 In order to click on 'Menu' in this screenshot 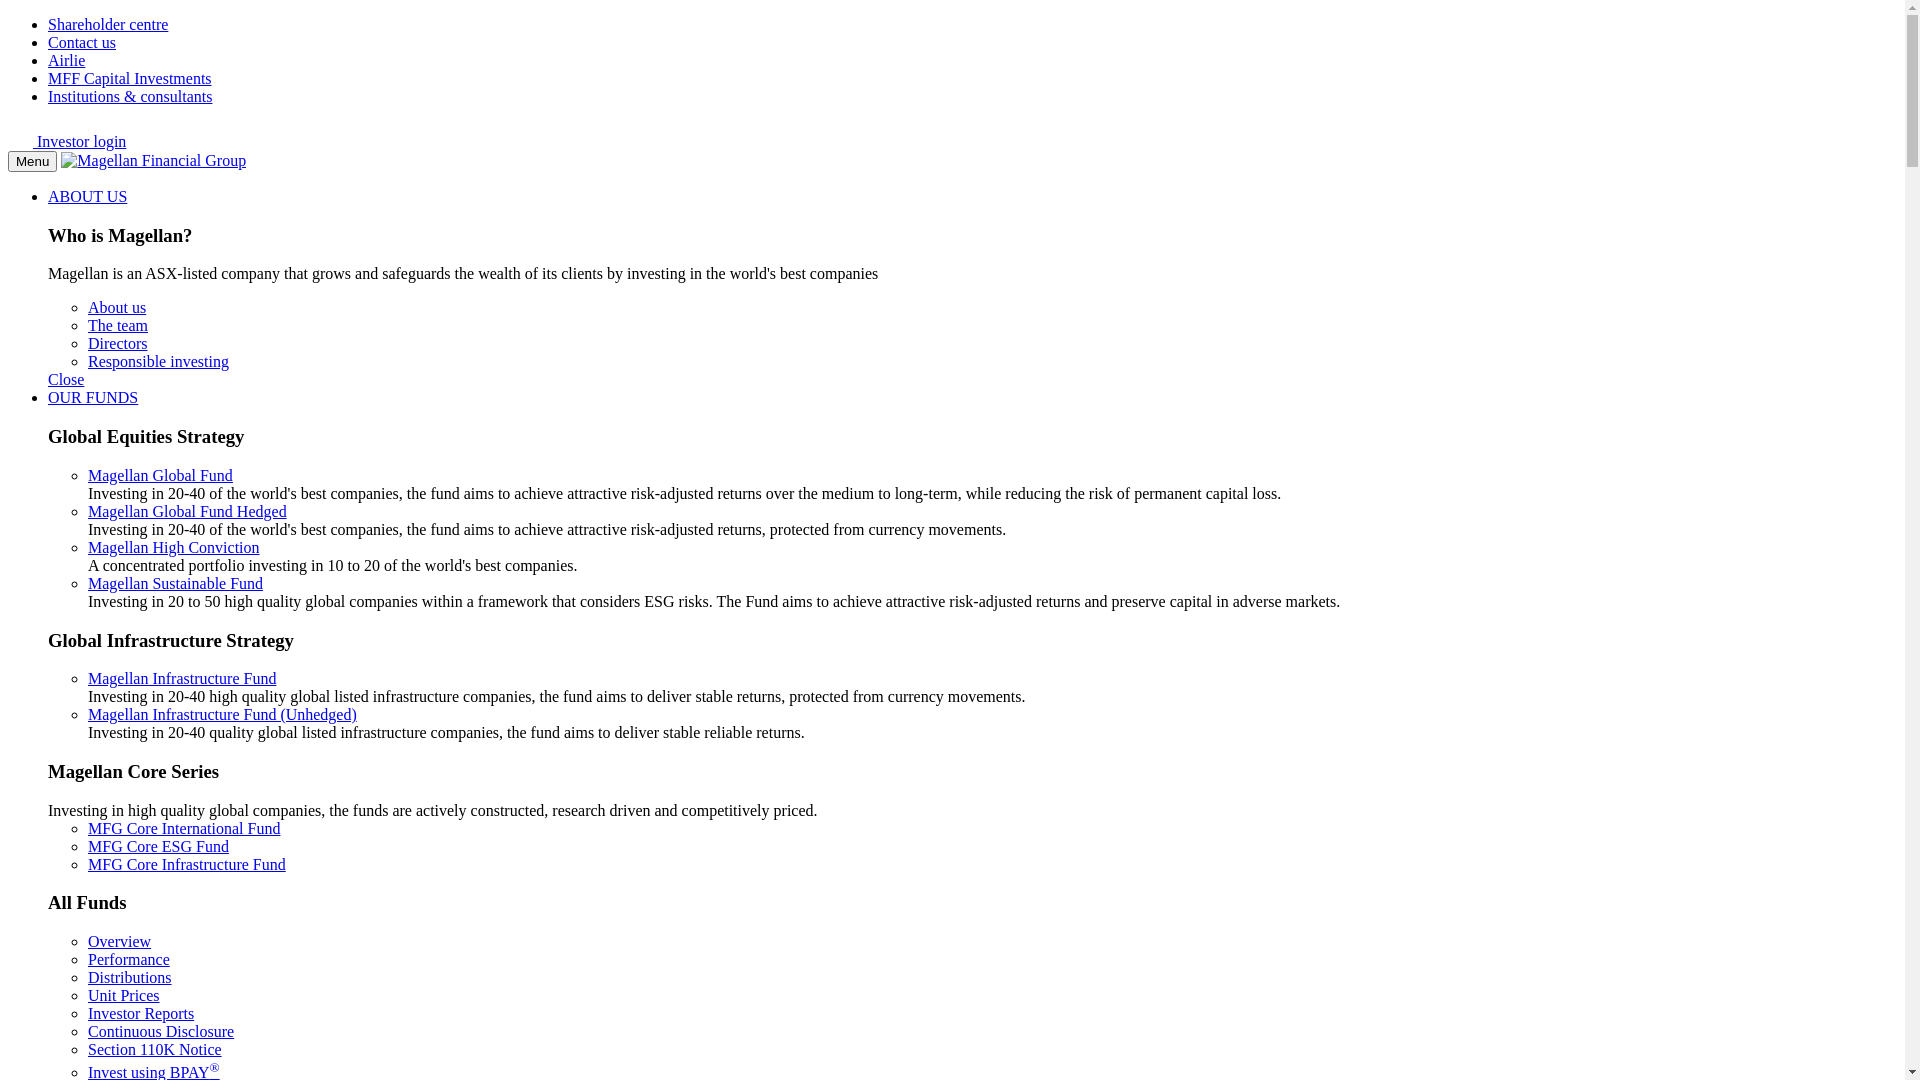, I will do `click(32, 160)`.